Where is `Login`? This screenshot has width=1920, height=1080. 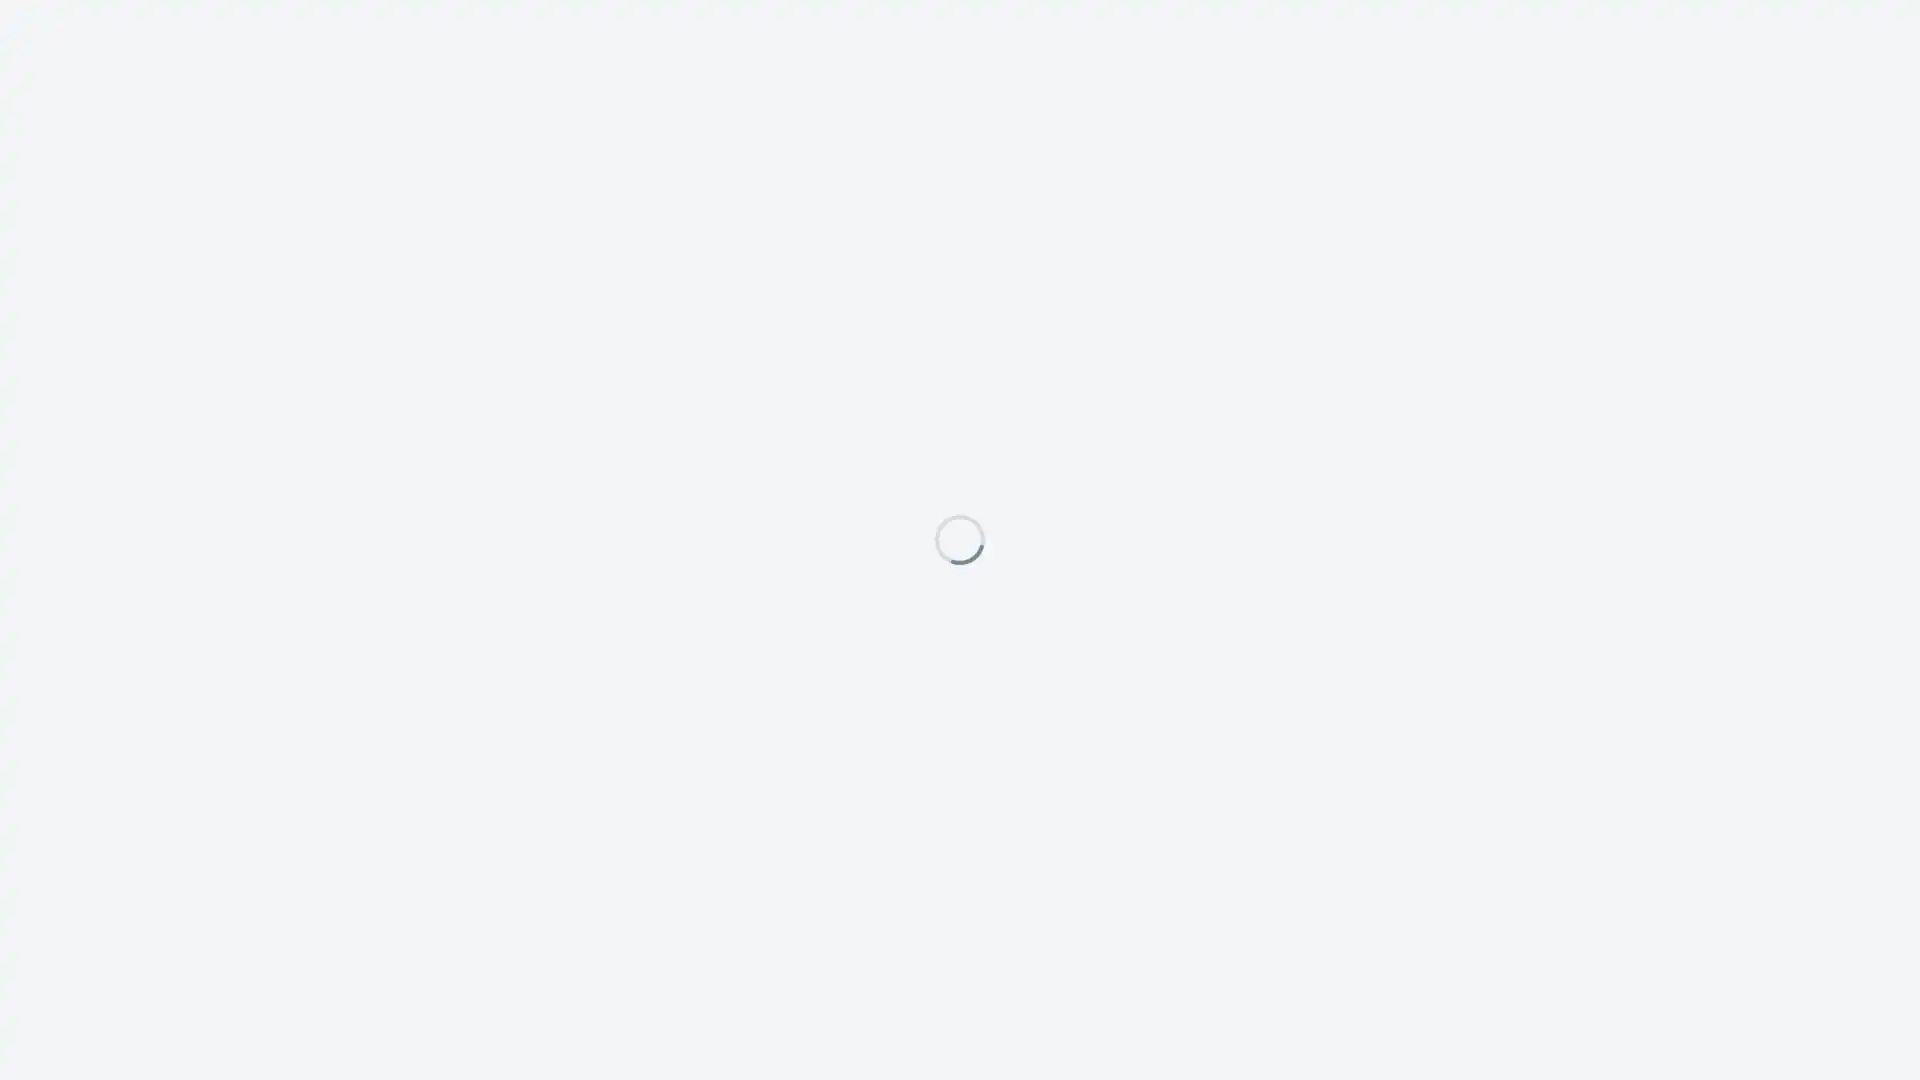
Login is located at coordinates (1155, 643).